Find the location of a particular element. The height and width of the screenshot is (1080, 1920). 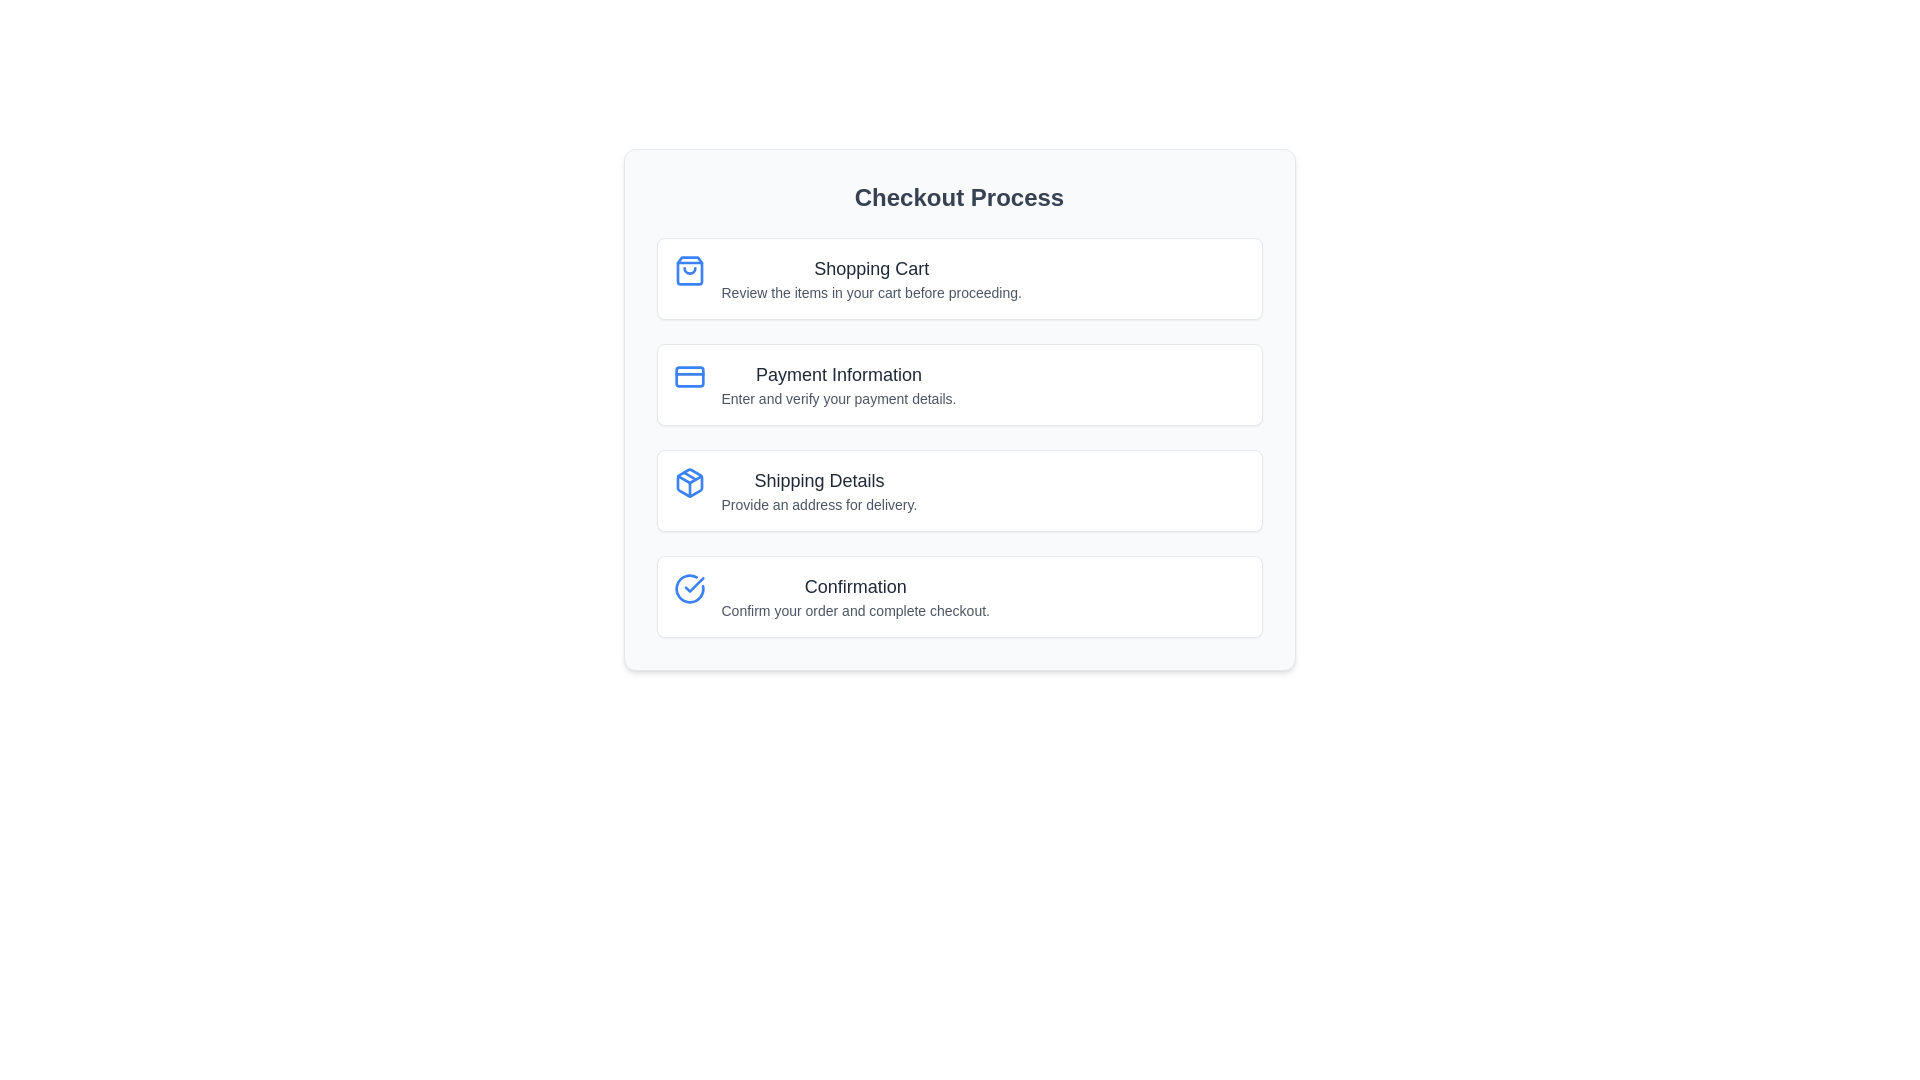

the blue circular icon with a checkmark next to the 'Confirmation' text in the 'Checkout Process' list to interact with its functionality is located at coordinates (689, 588).